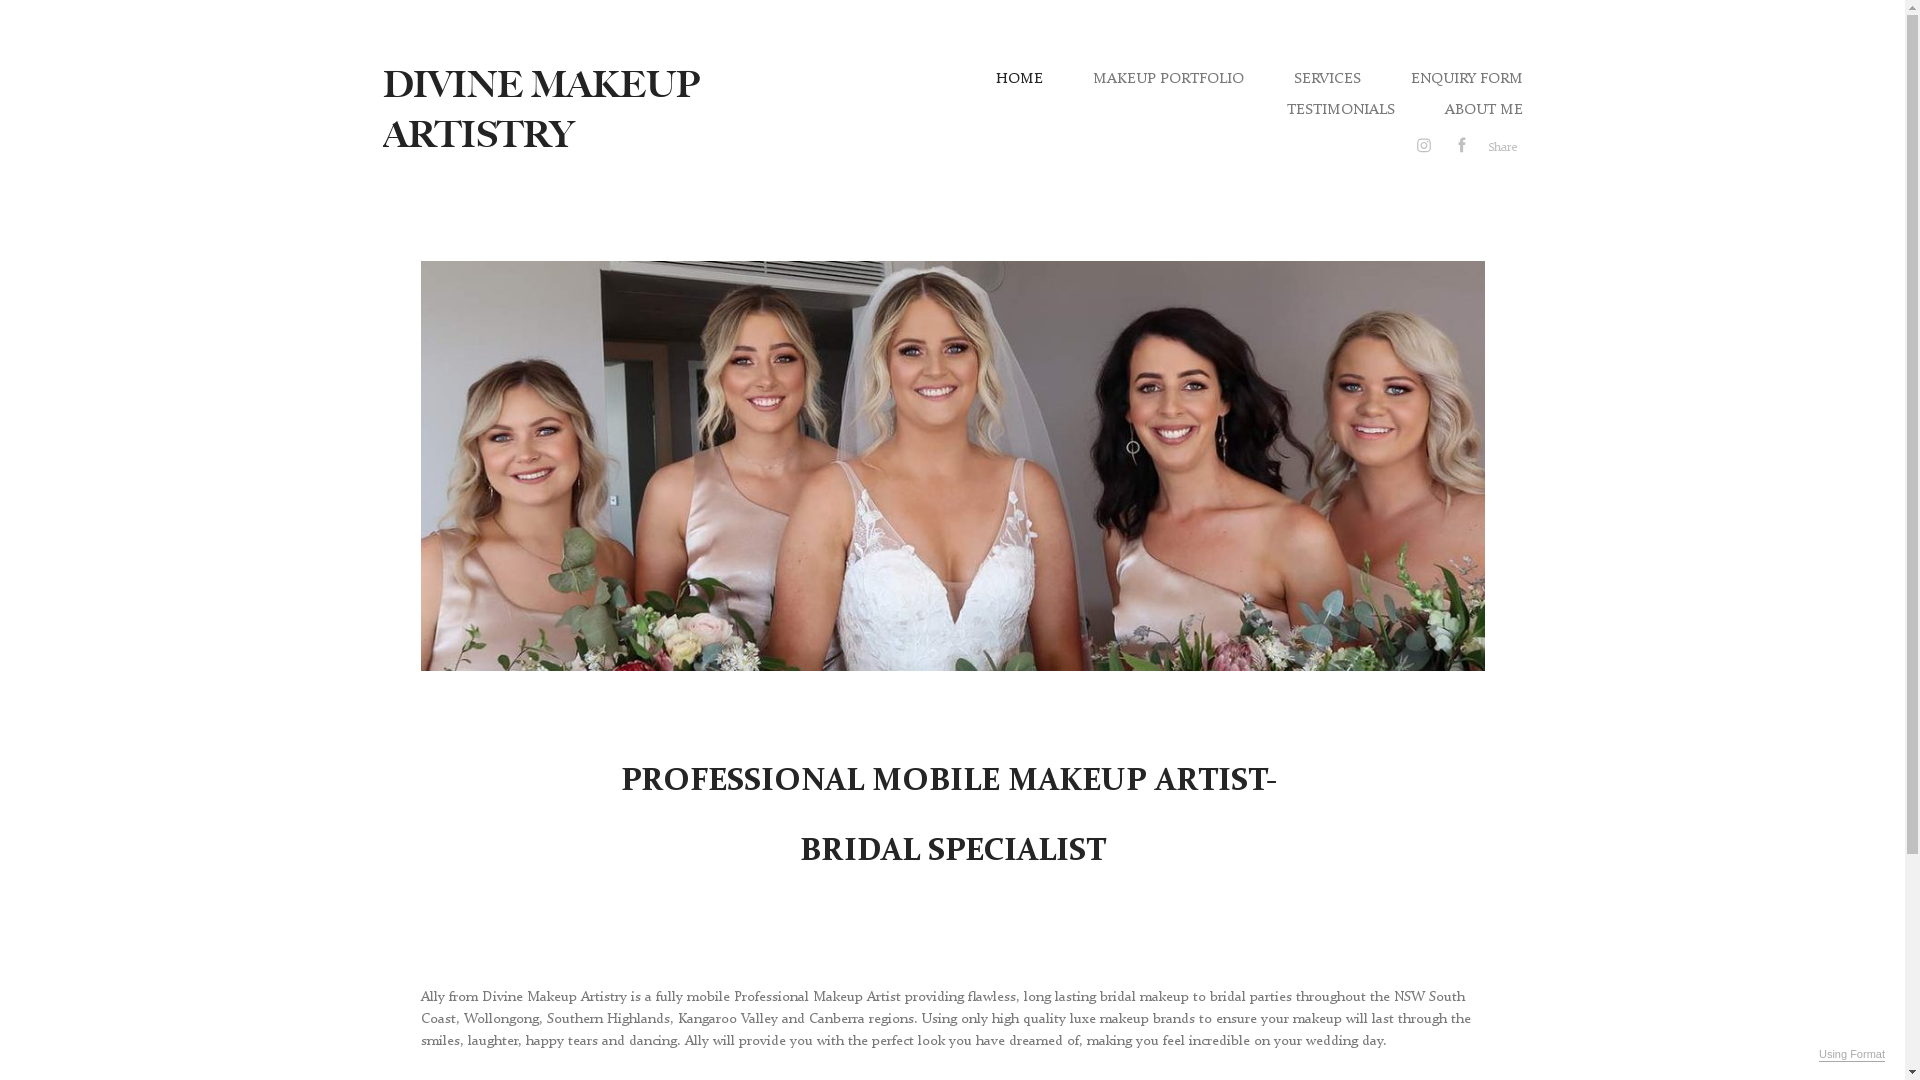 The width and height of the screenshot is (1920, 1080). What do you see at coordinates (1019, 76) in the screenshot?
I see `'HOME'` at bounding box center [1019, 76].